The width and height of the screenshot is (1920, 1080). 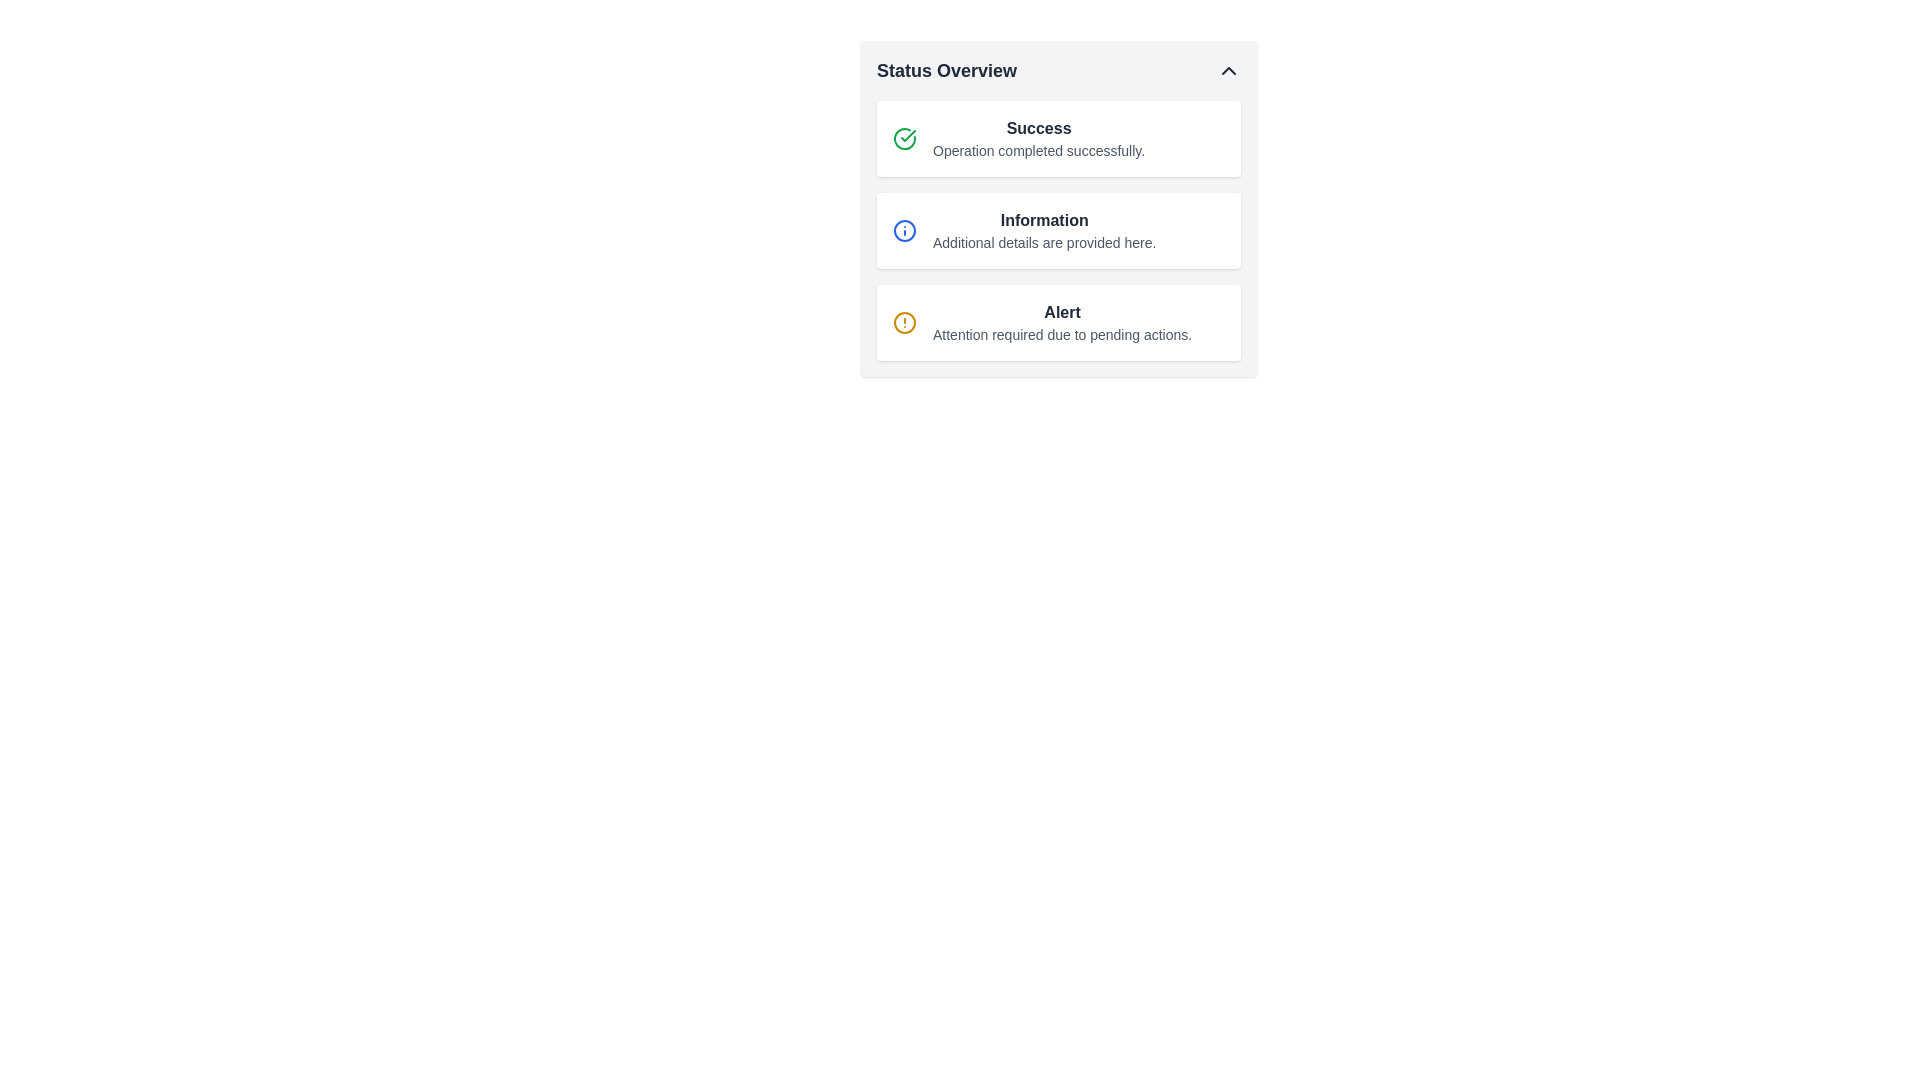 What do you see at coordinates (904, 322) in the screenshot?
I see `the Decorative SVG circle within the 'Alert' section of the 'Status Overview' panel, which has a yellow outline and is part of the alert icon` at bounding box center [904, 322].